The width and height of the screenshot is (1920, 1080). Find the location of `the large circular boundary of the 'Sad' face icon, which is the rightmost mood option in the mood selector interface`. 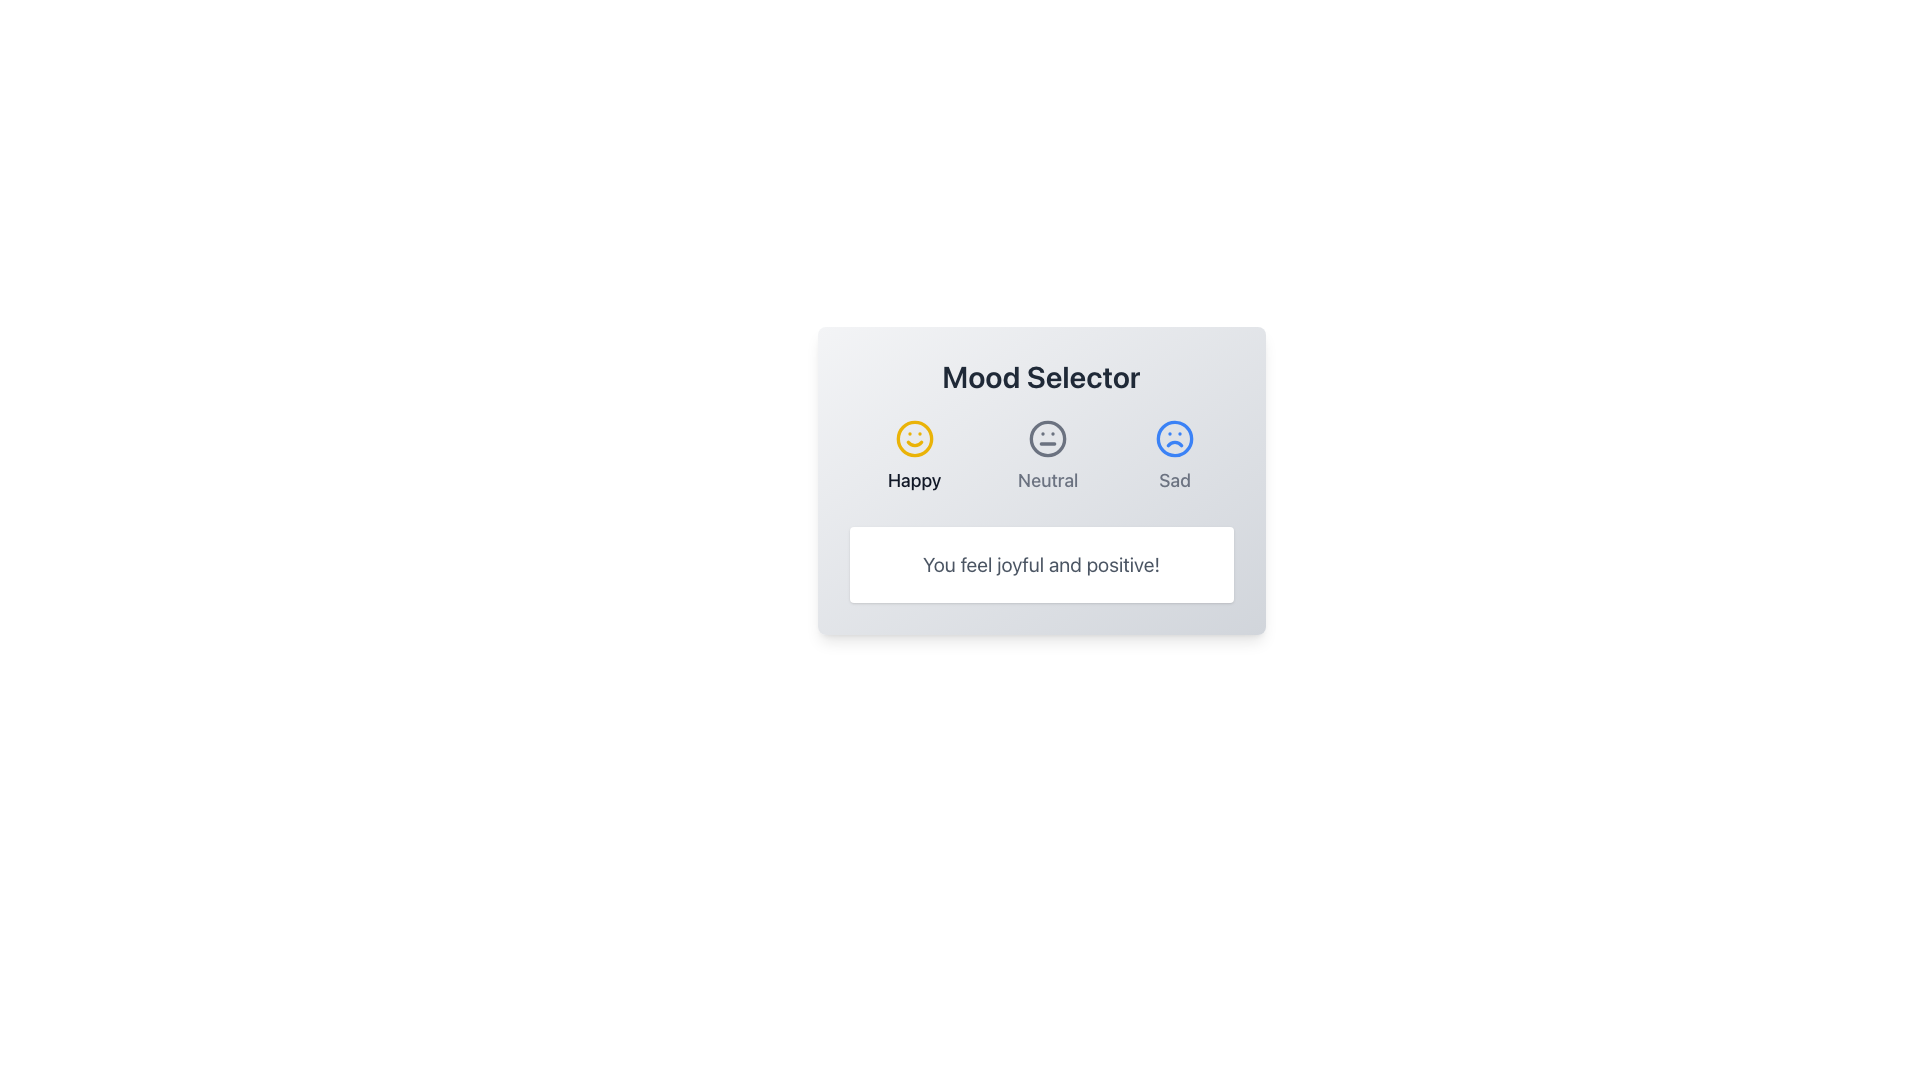

the large circular boundary of the 'Sad' face icon, which is the rightmost mood option in the mood selector interface is located at coordinates (1175, 438).